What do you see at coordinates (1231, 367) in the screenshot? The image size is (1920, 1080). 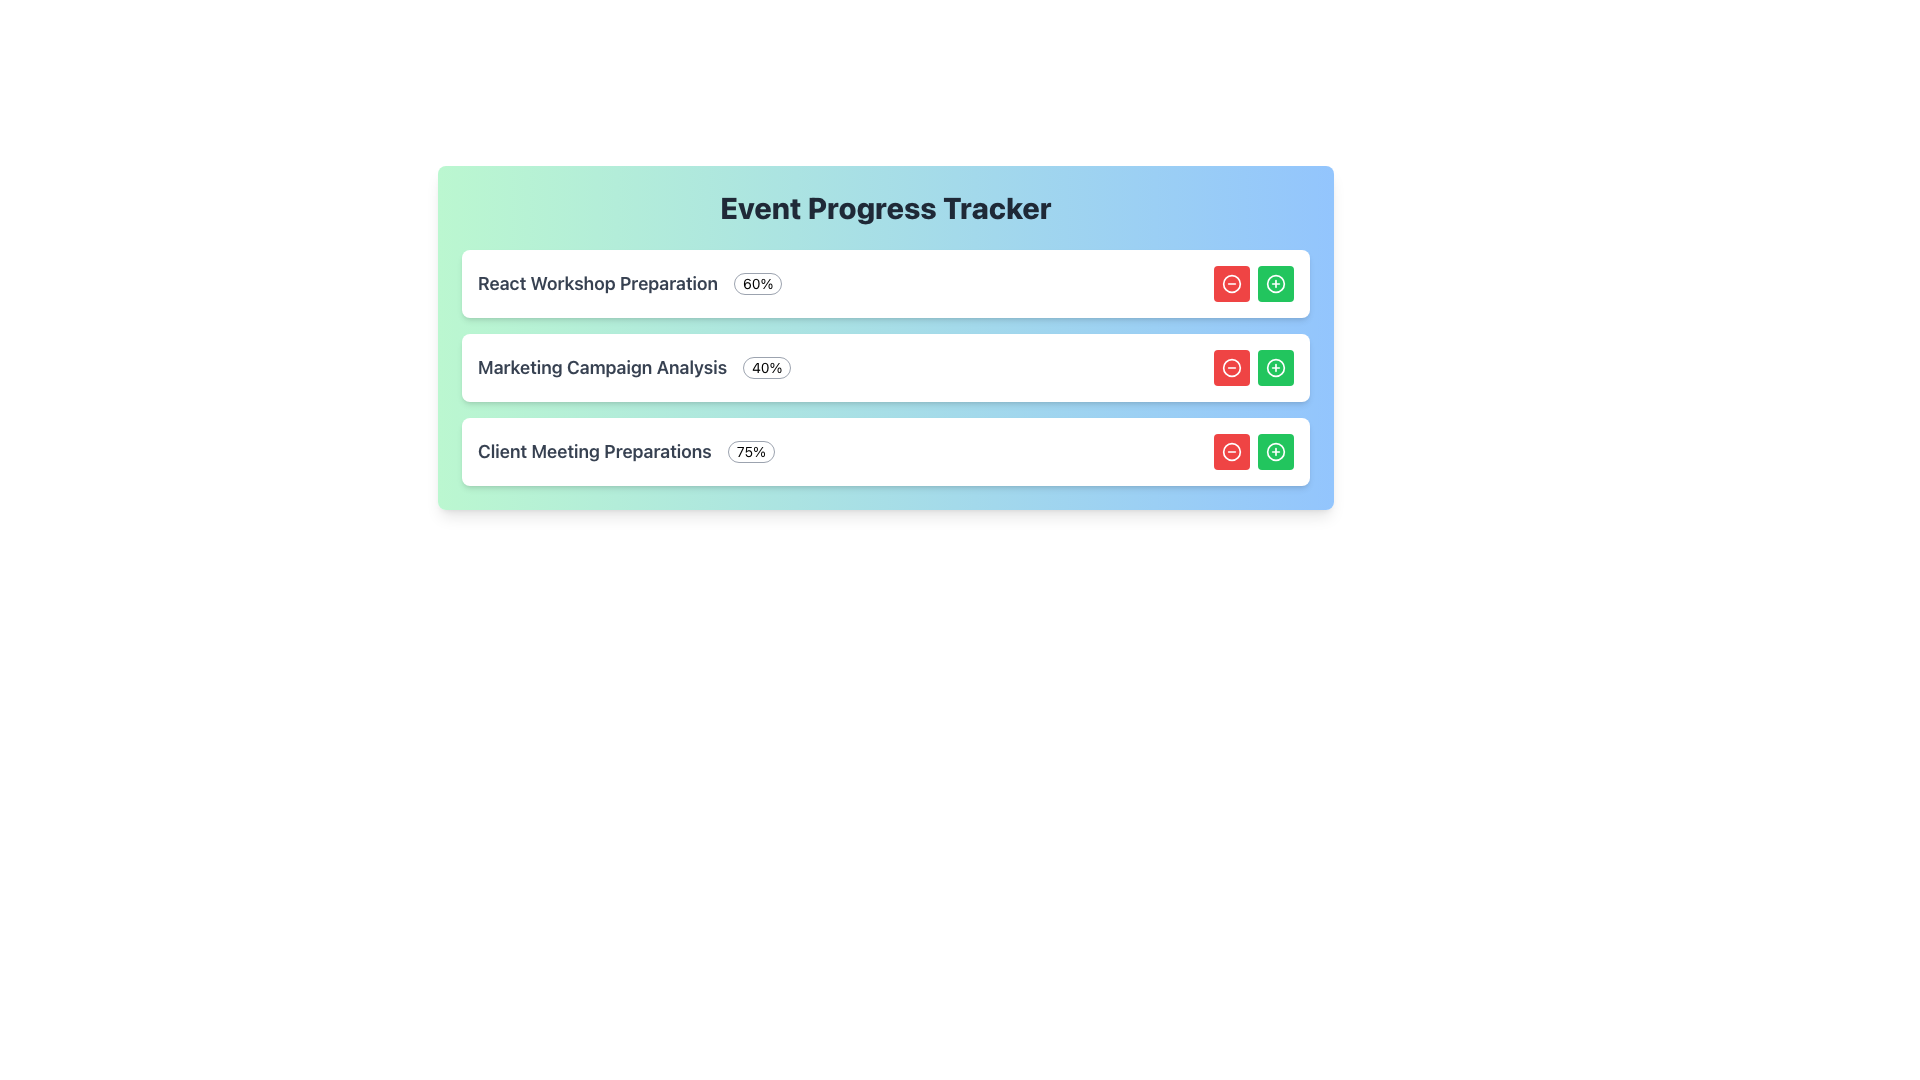 I see `the leftmost circular button in the red button group` at bounding box center [1231, 367].